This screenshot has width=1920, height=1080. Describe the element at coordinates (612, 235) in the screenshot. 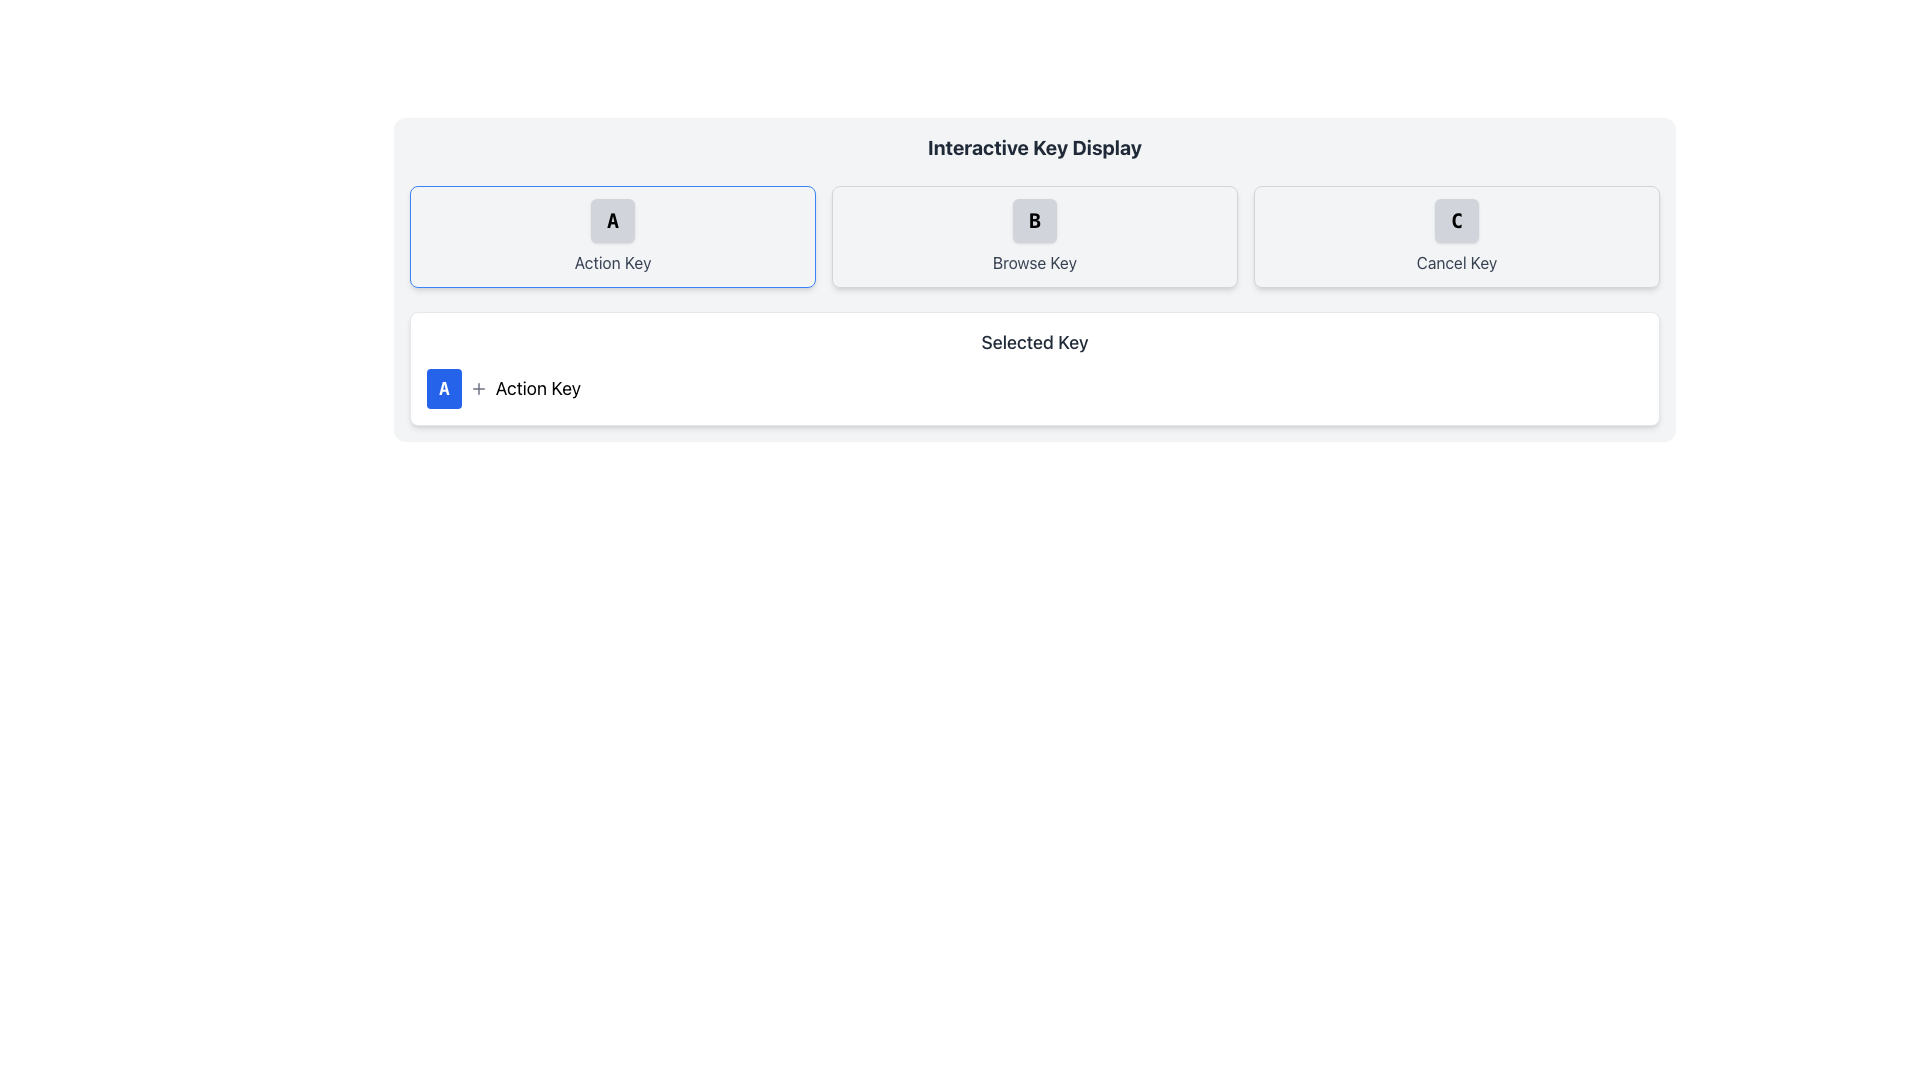

I see `the first button in the horizontal row of cards` at that location.